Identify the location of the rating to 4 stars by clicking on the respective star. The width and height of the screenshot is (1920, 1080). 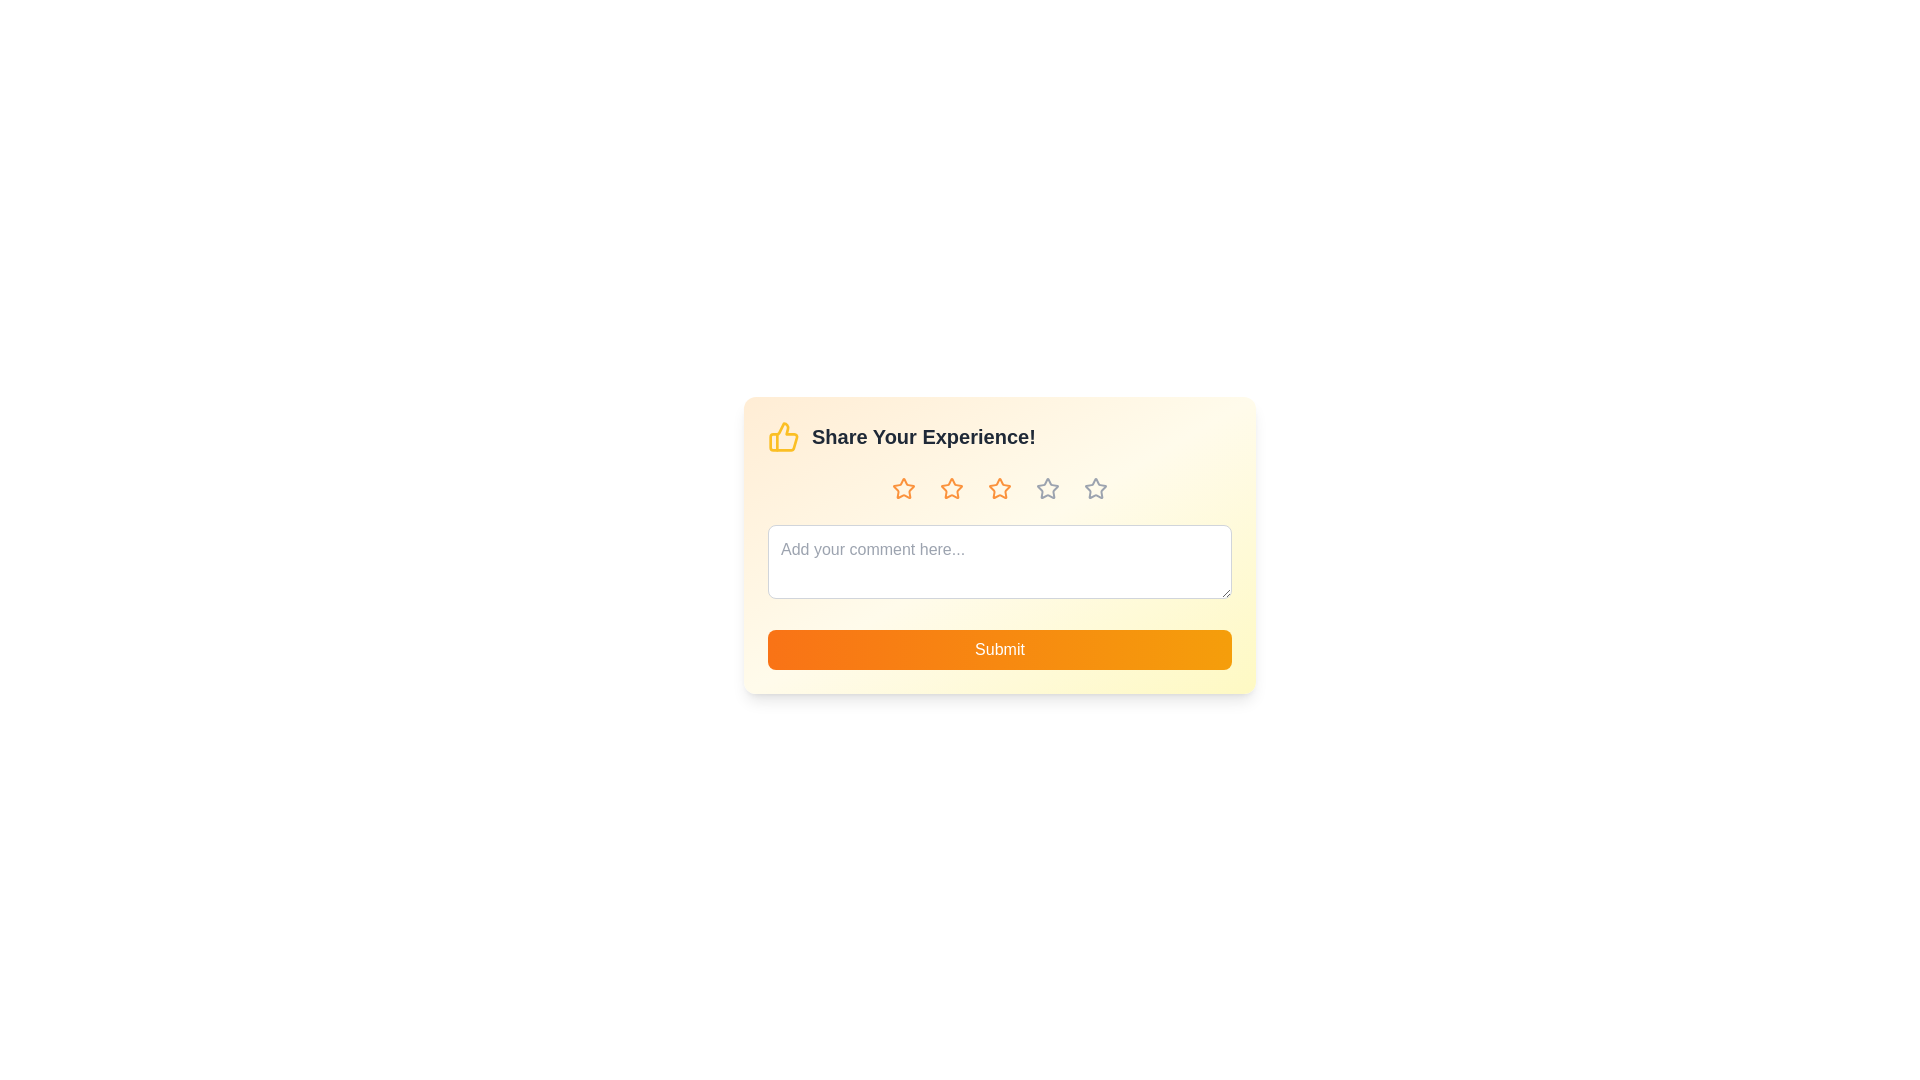
(1046, 489).